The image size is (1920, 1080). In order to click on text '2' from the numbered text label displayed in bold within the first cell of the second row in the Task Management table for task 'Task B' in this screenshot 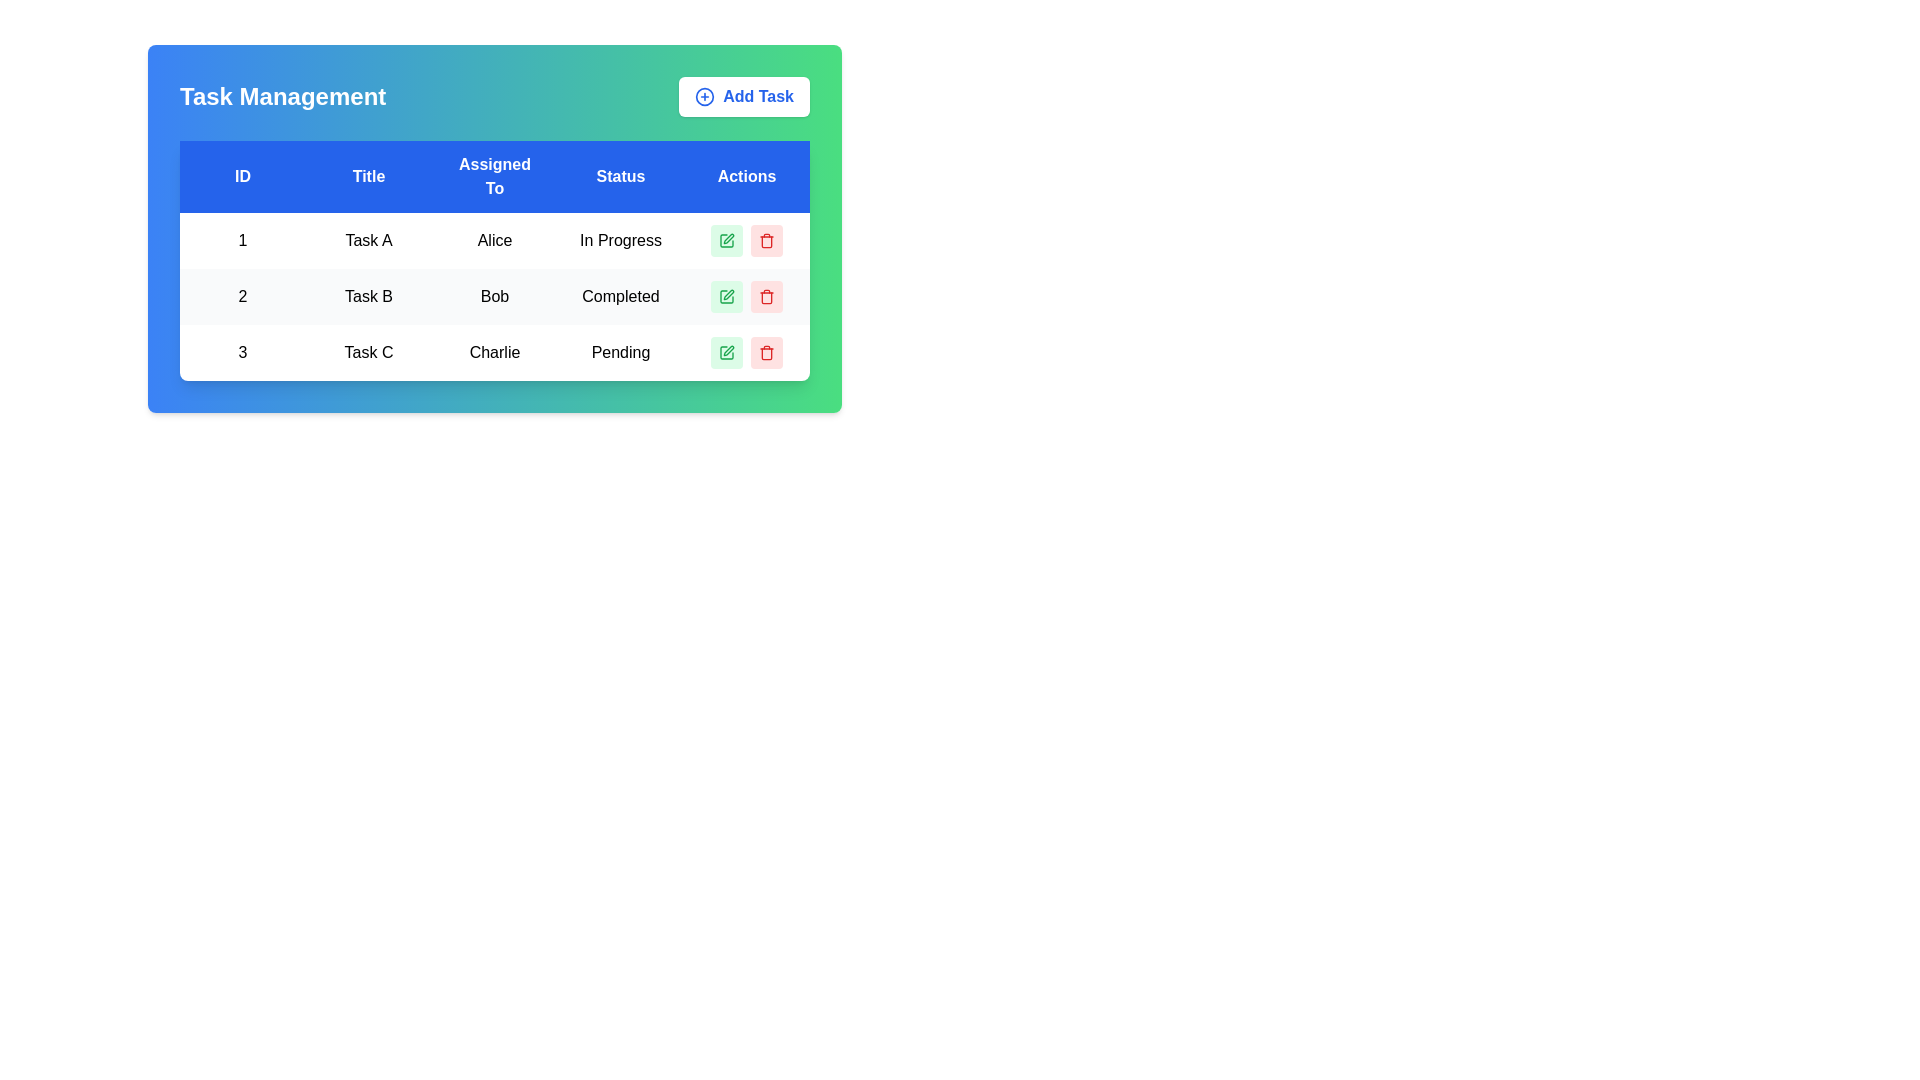, I will do `click(242, 297)`.